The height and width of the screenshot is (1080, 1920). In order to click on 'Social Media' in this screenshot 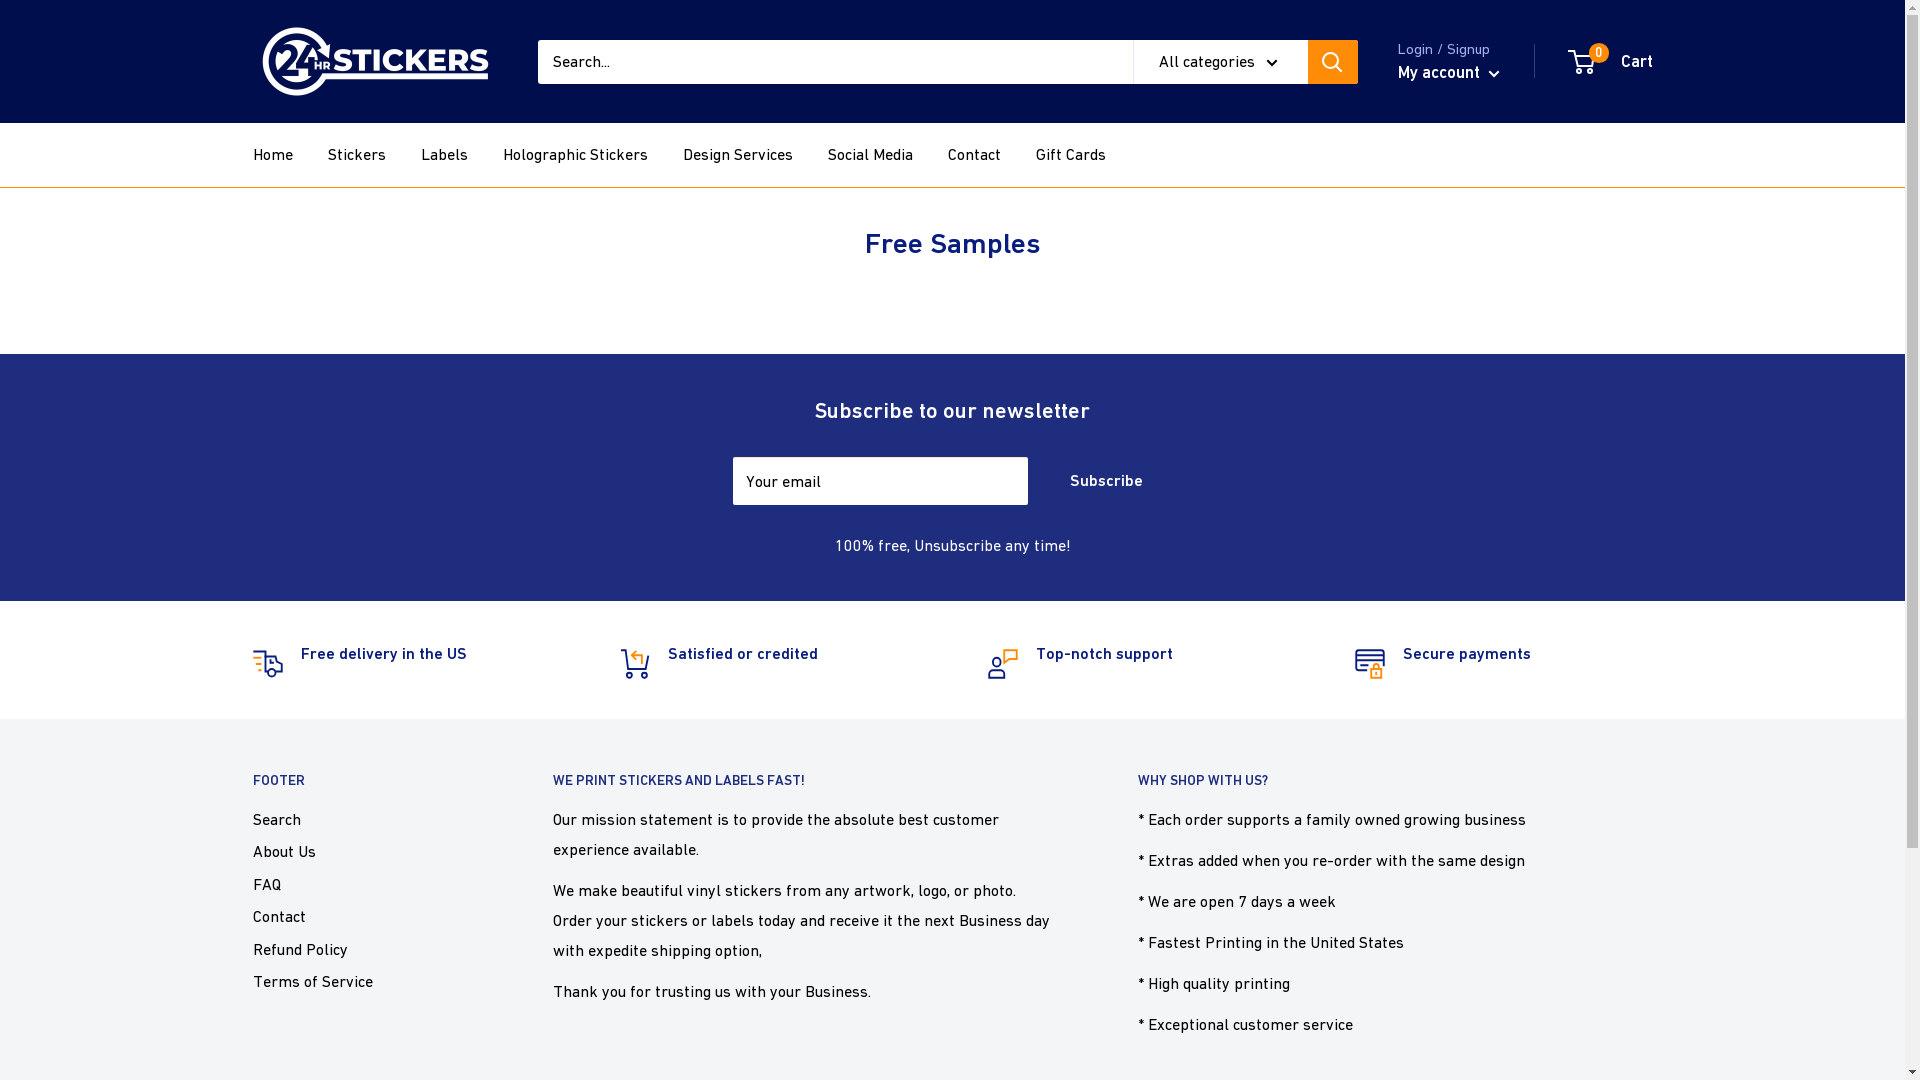, I will do `click(870, 153)`.